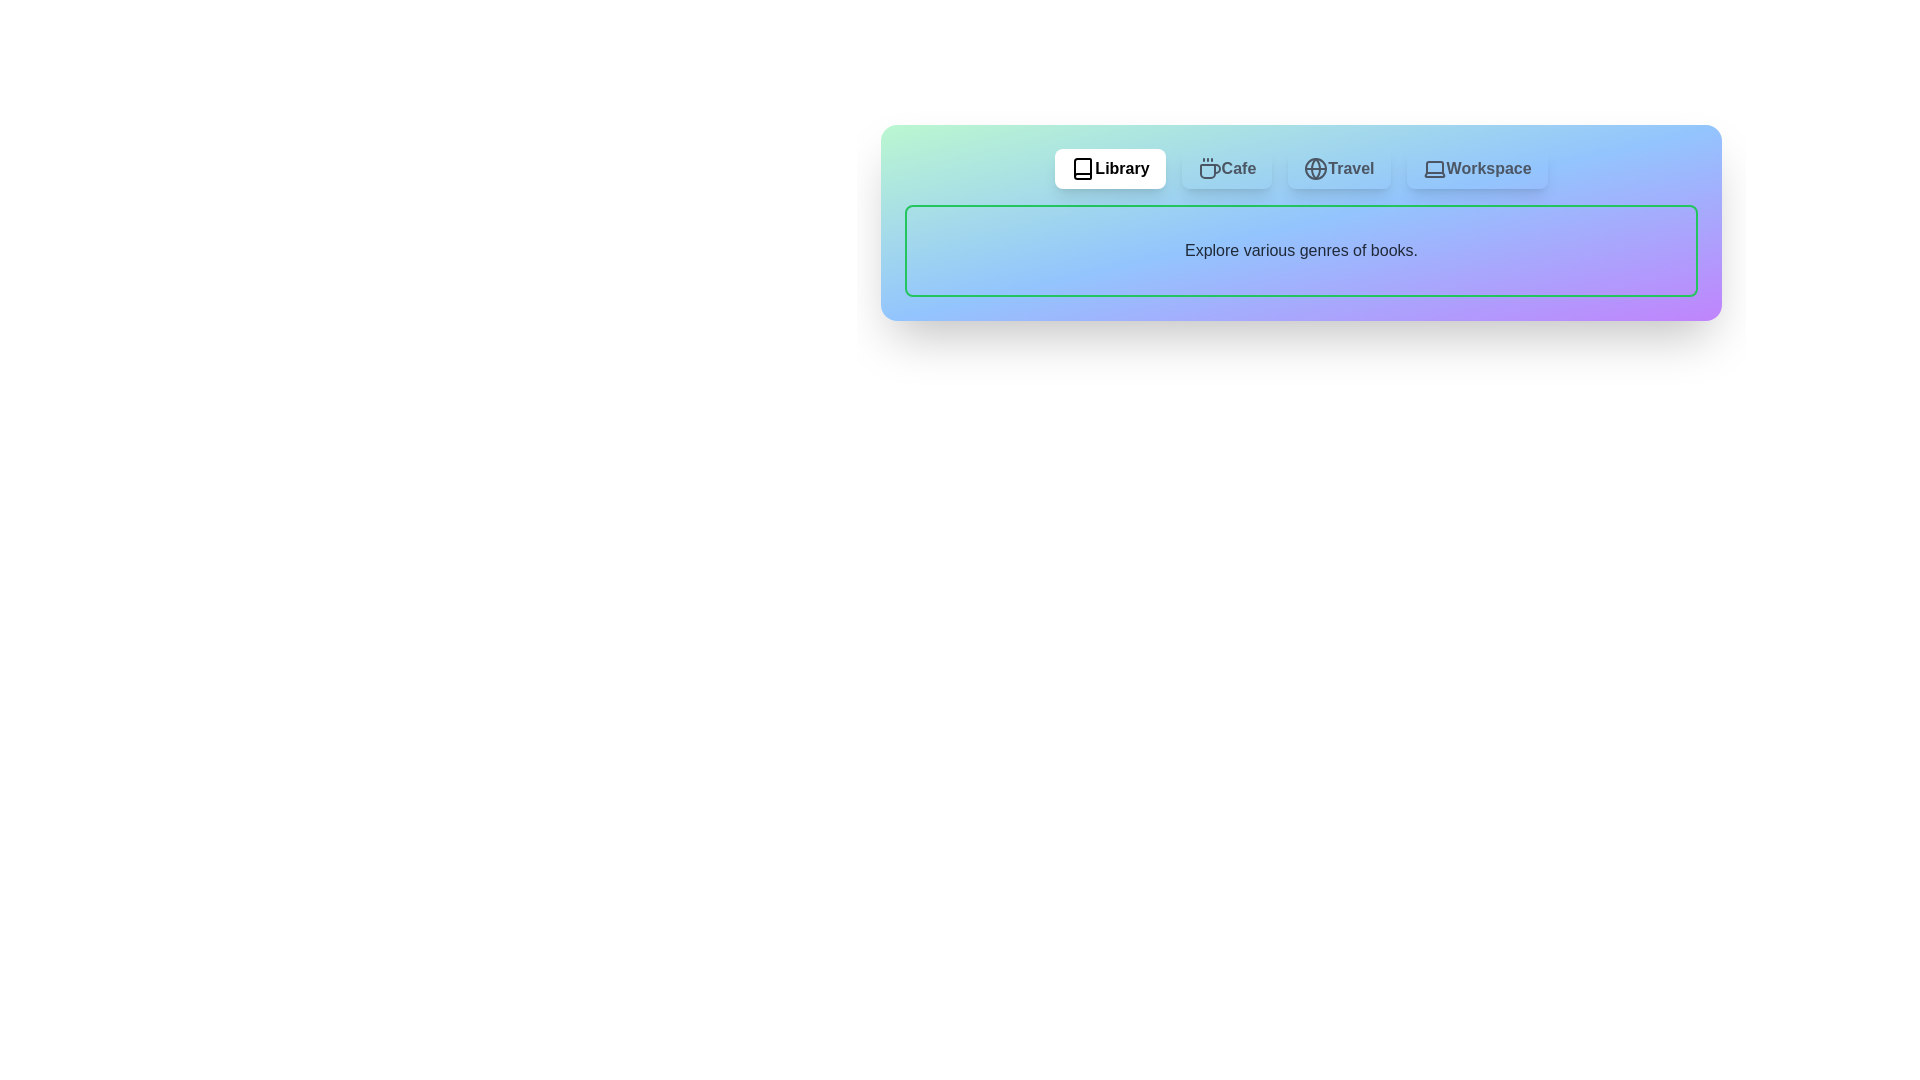  What do you see at coordinates (1109, 168) in the screenshot?
I see `the Library button to observe its hover effect` at bounding box center [1109, 168].